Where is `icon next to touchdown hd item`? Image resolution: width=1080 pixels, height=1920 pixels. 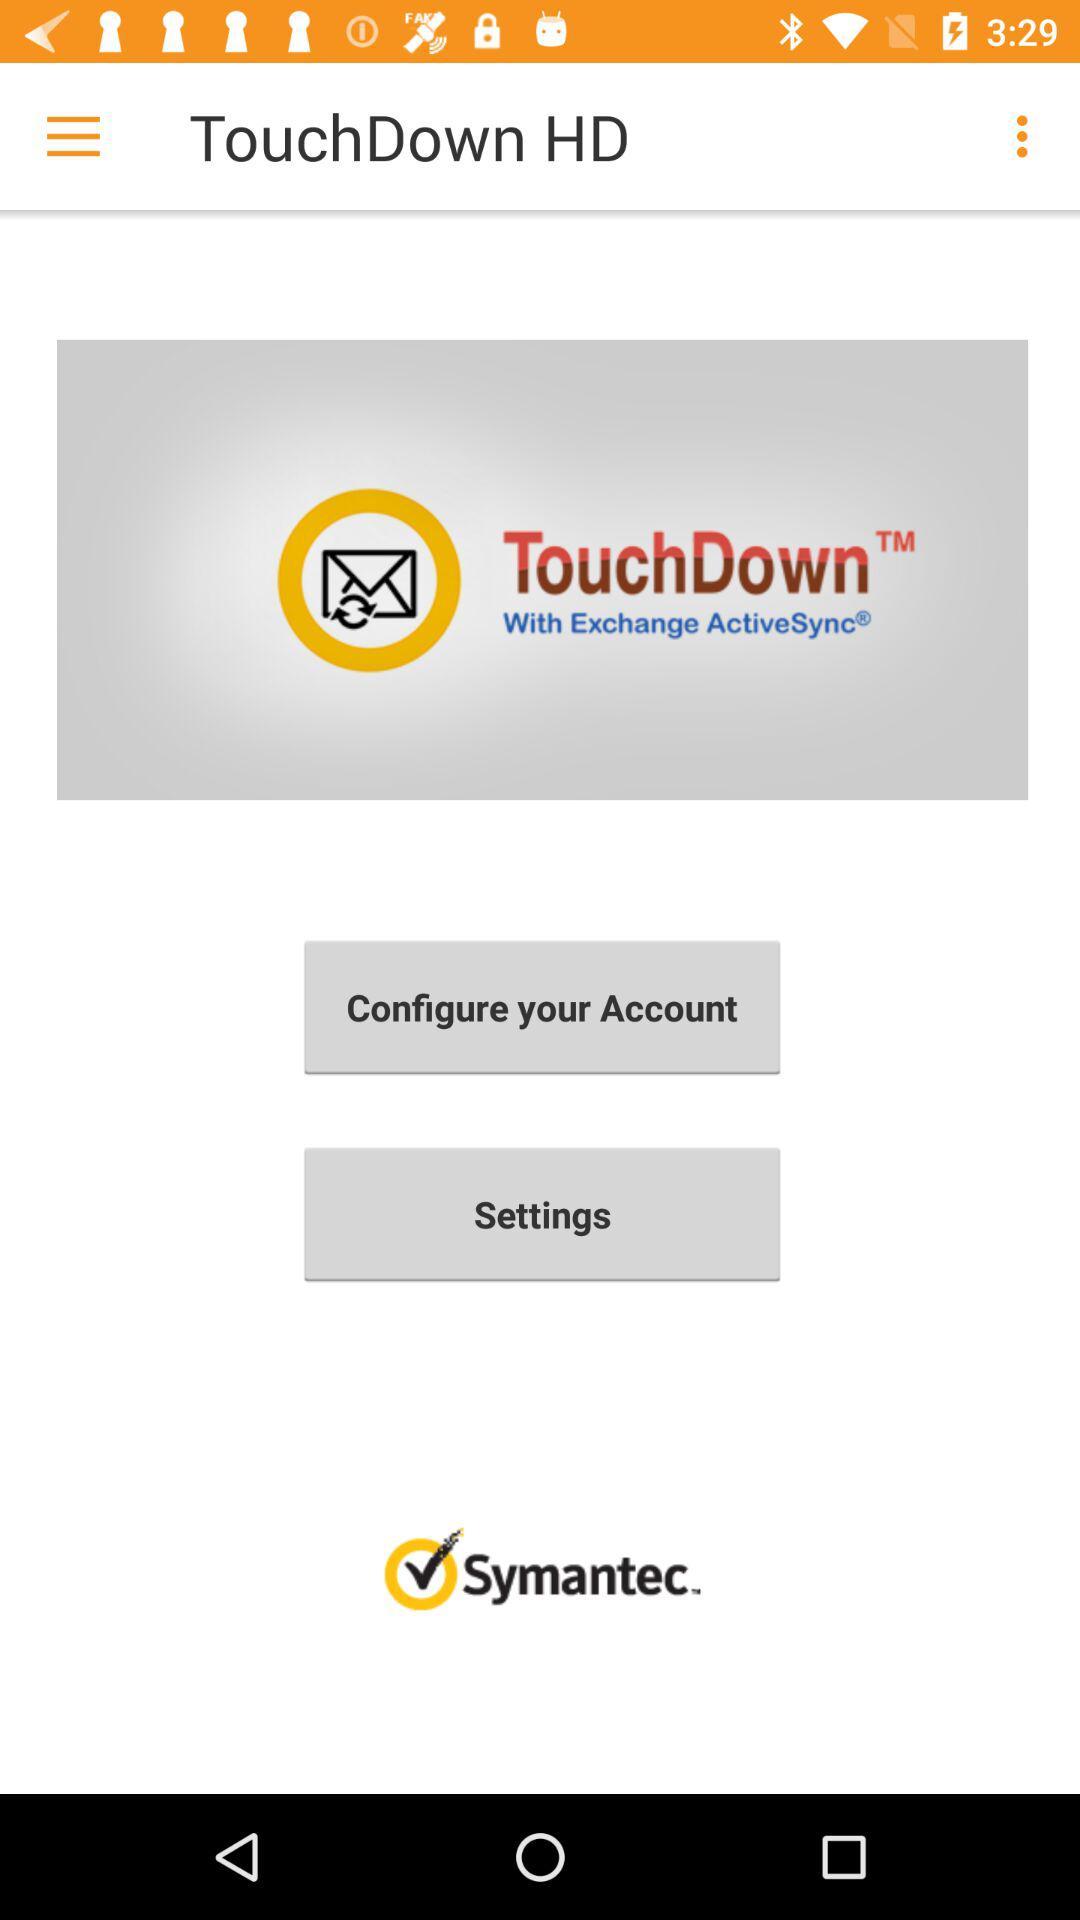
icon next to touchdown hd item is located at coordinates (1027, 135).